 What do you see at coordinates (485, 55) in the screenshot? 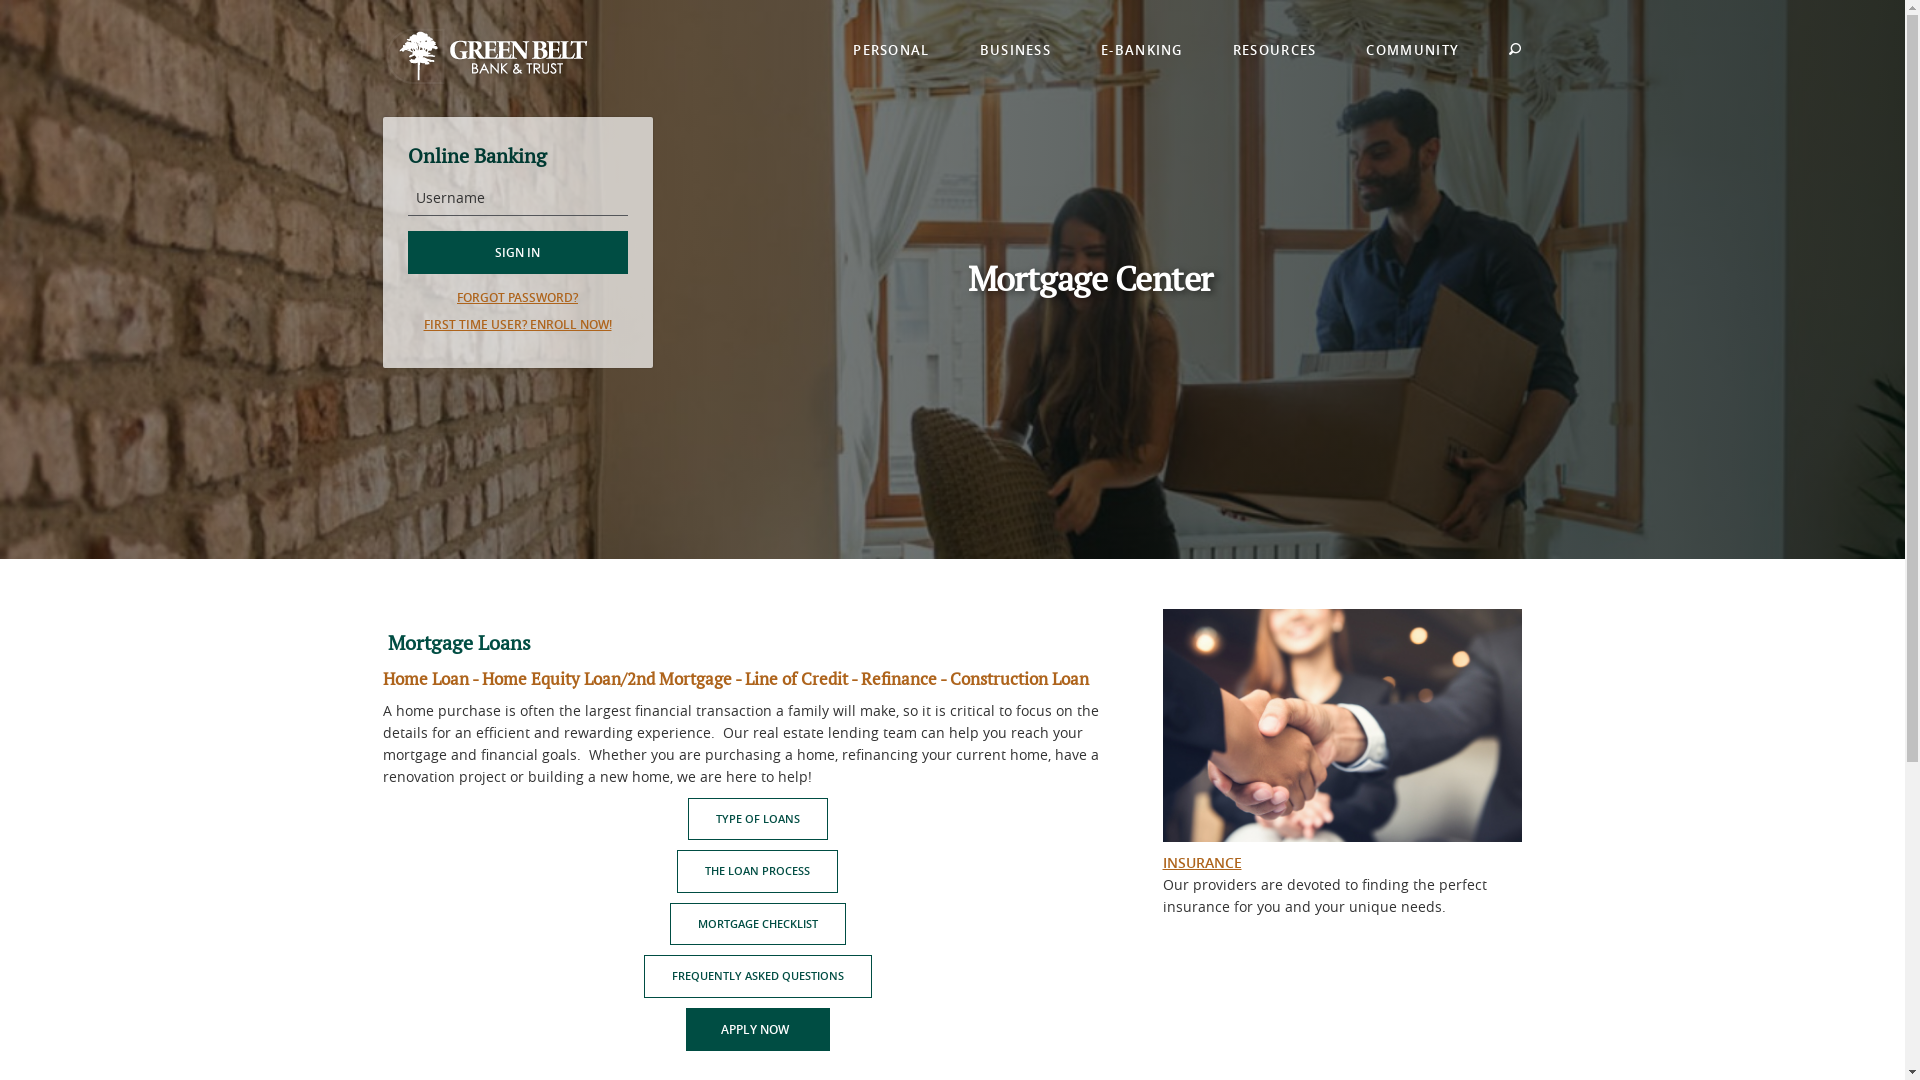
I see `'Green Belt Bank & Trust, Iowa Falls, IA'` at bounding box center [485, 55].